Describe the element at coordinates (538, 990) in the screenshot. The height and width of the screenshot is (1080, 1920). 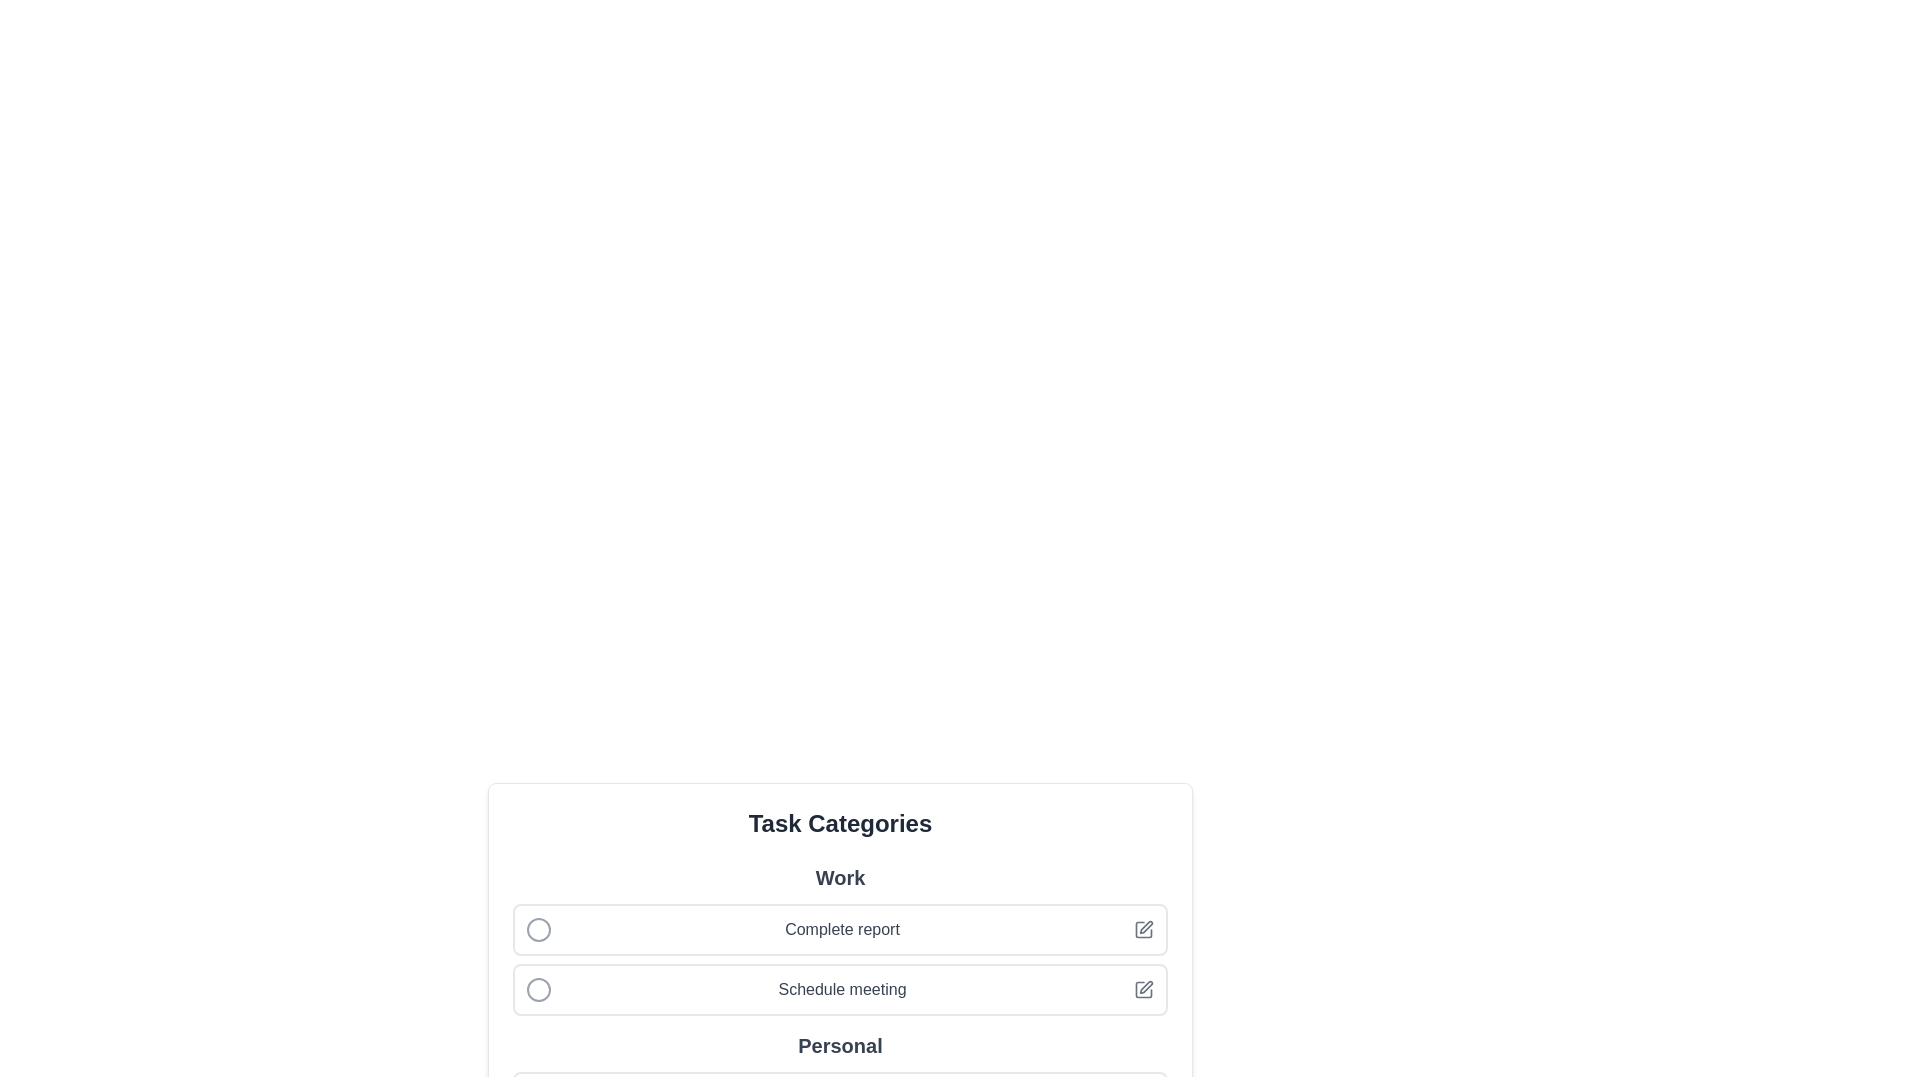
I see `the task 'Schedule meeting' to toggle its completion state` at that location.